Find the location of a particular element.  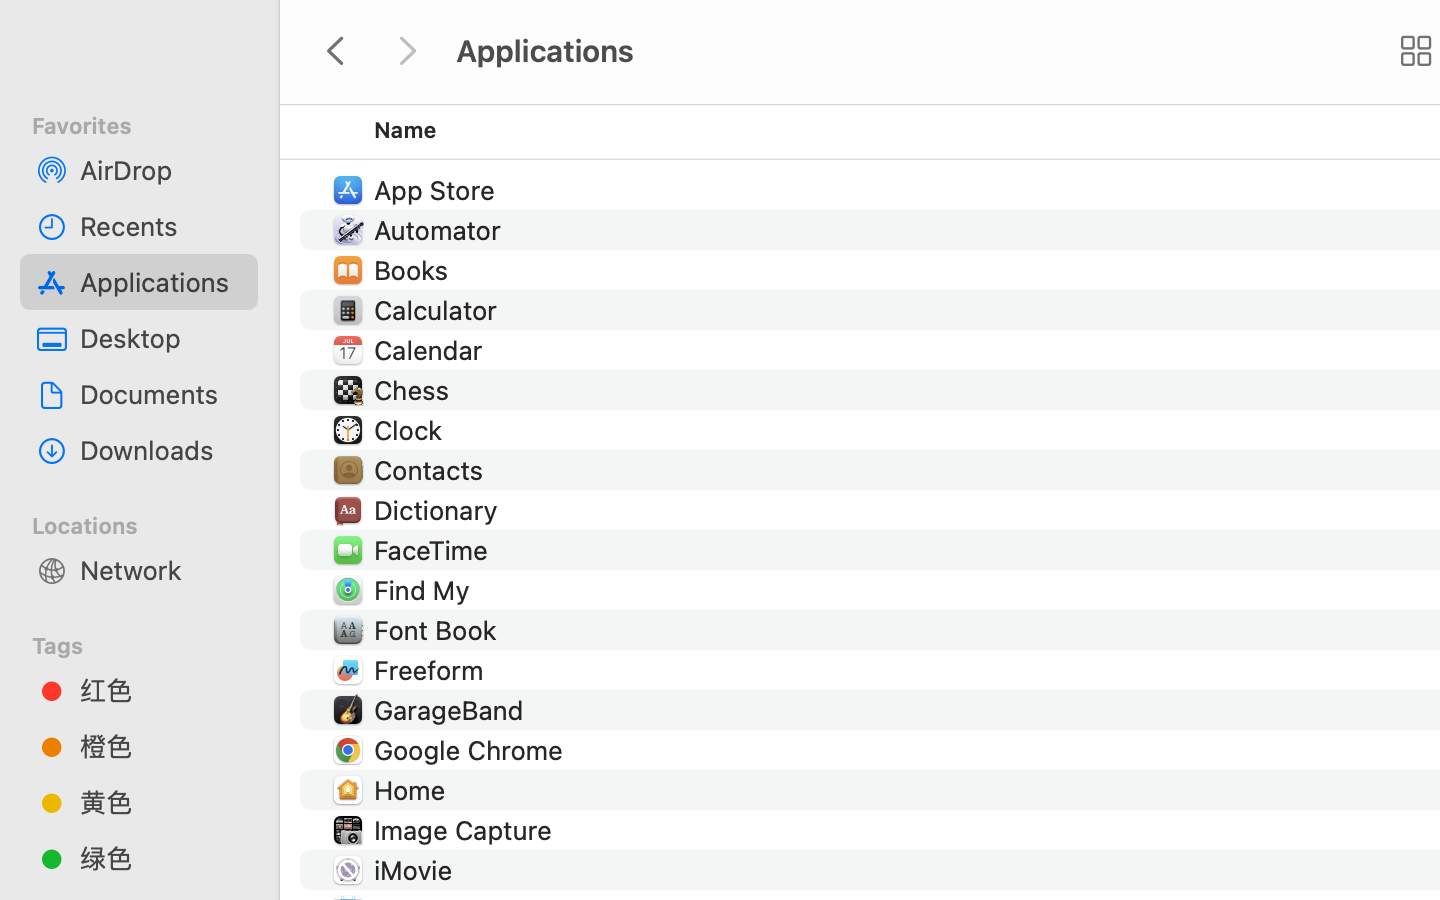

'Automator' is located at coordinates (441, 229).